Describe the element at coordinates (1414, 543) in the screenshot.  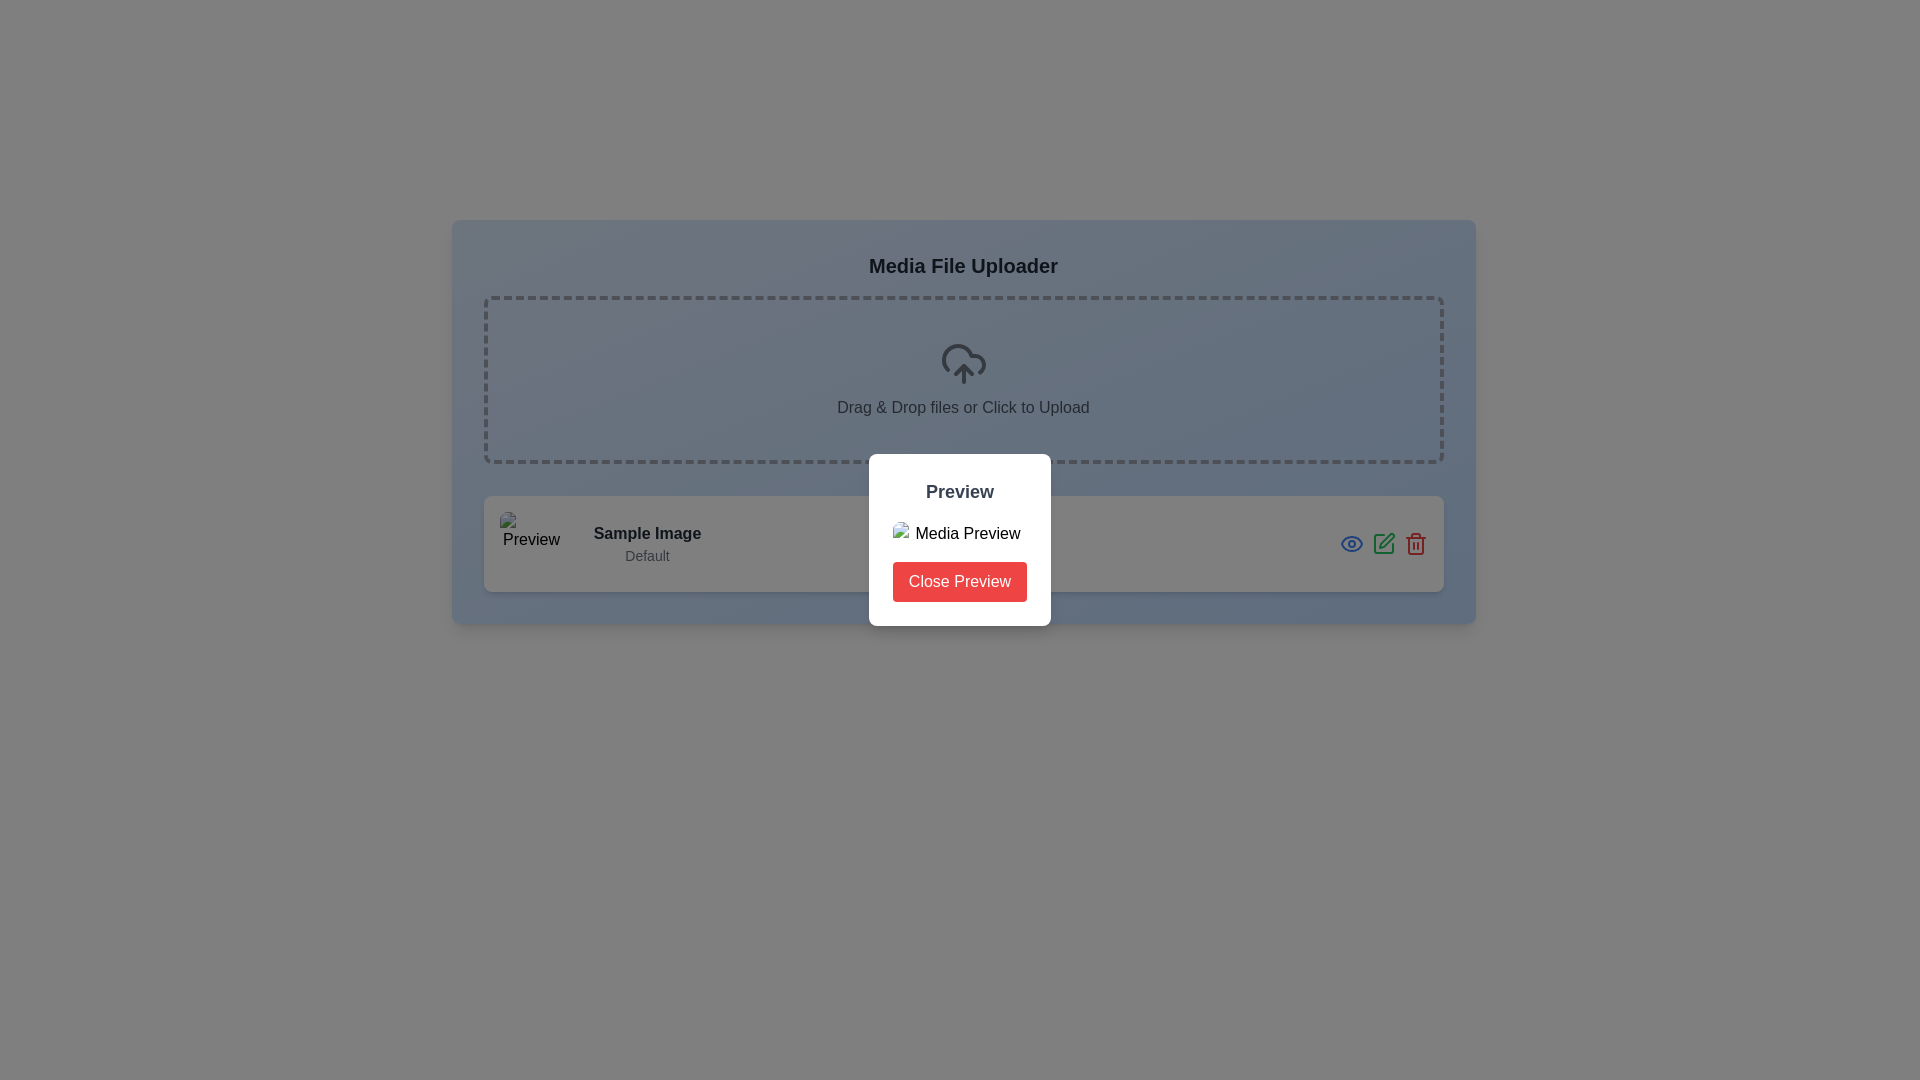
I see `the trash bin icon, which is red and represents a deletion action, located at the bottom-right corner of the panel` at that location.